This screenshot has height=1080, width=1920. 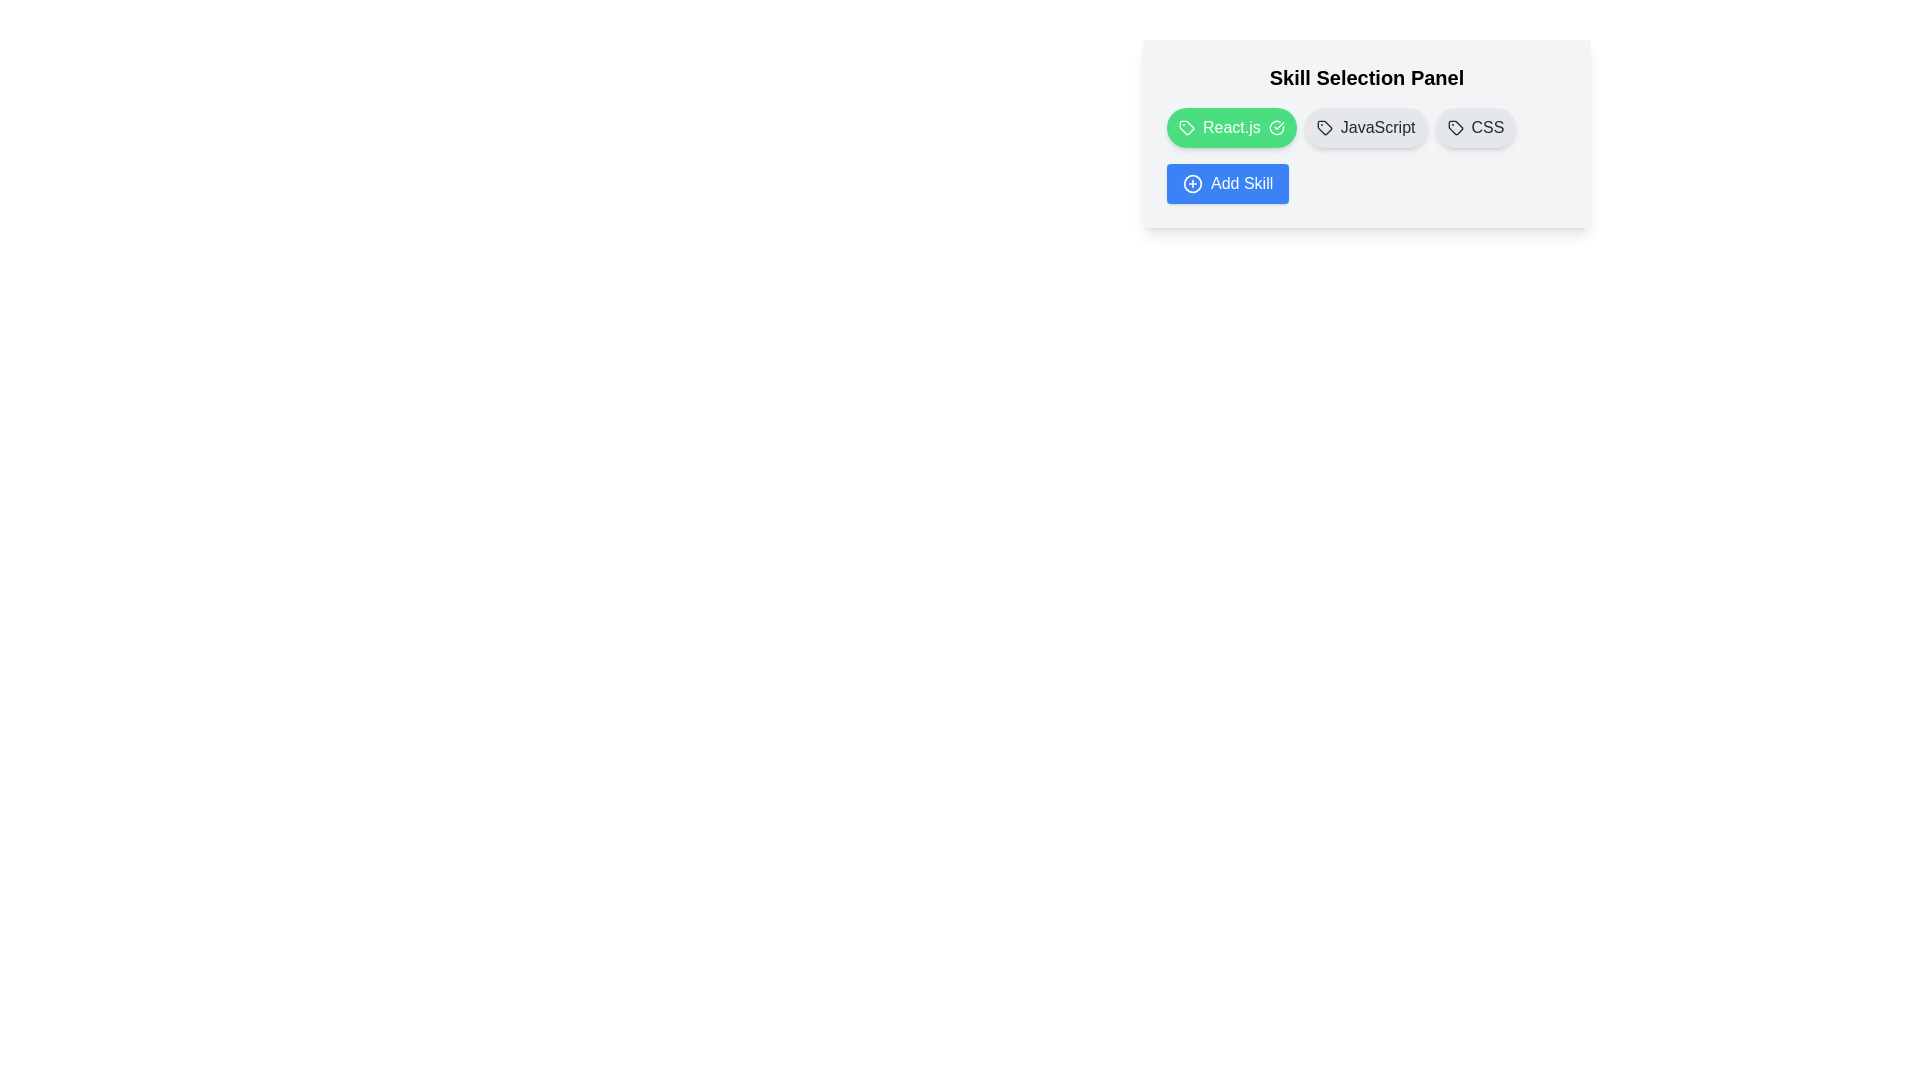 I want to click on the 'JavaScript' button that contains the tag icon with a round outline and dot inside, located in the skills selection panel, so click(x=1324, y=127).